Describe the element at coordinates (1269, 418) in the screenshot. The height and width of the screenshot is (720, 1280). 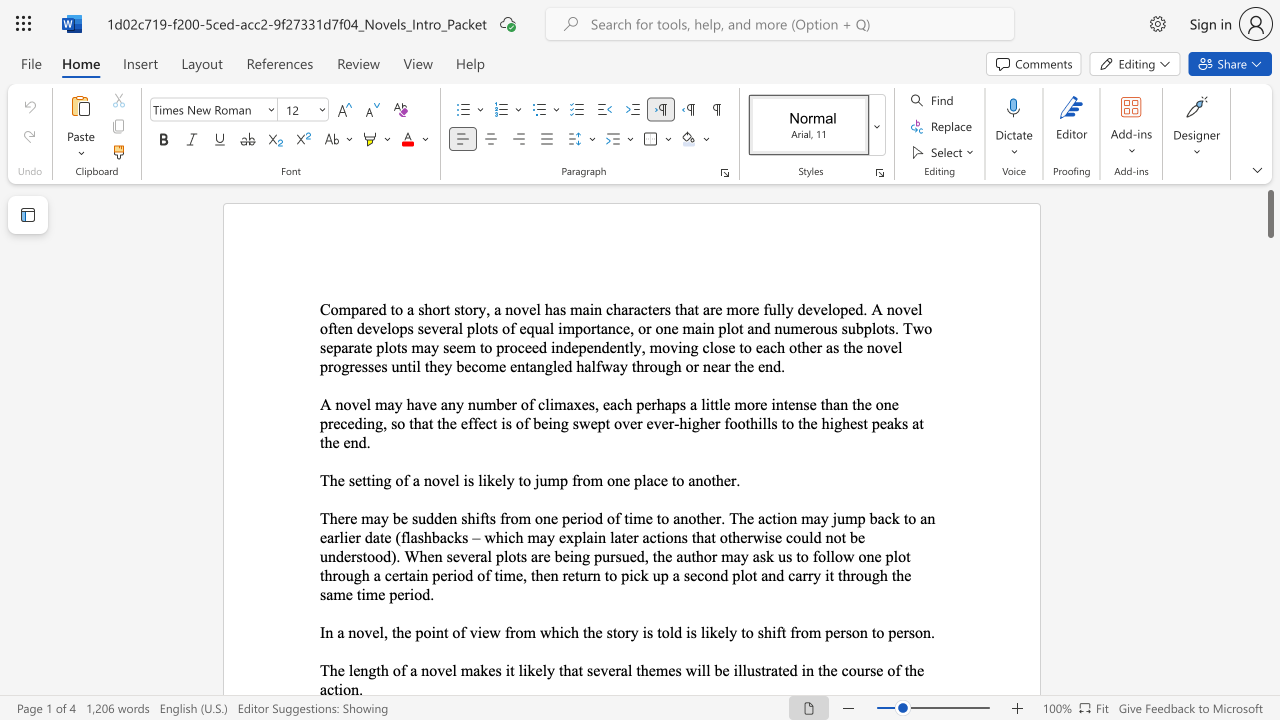
I see `the scrollbar to slide the page down` at that location.